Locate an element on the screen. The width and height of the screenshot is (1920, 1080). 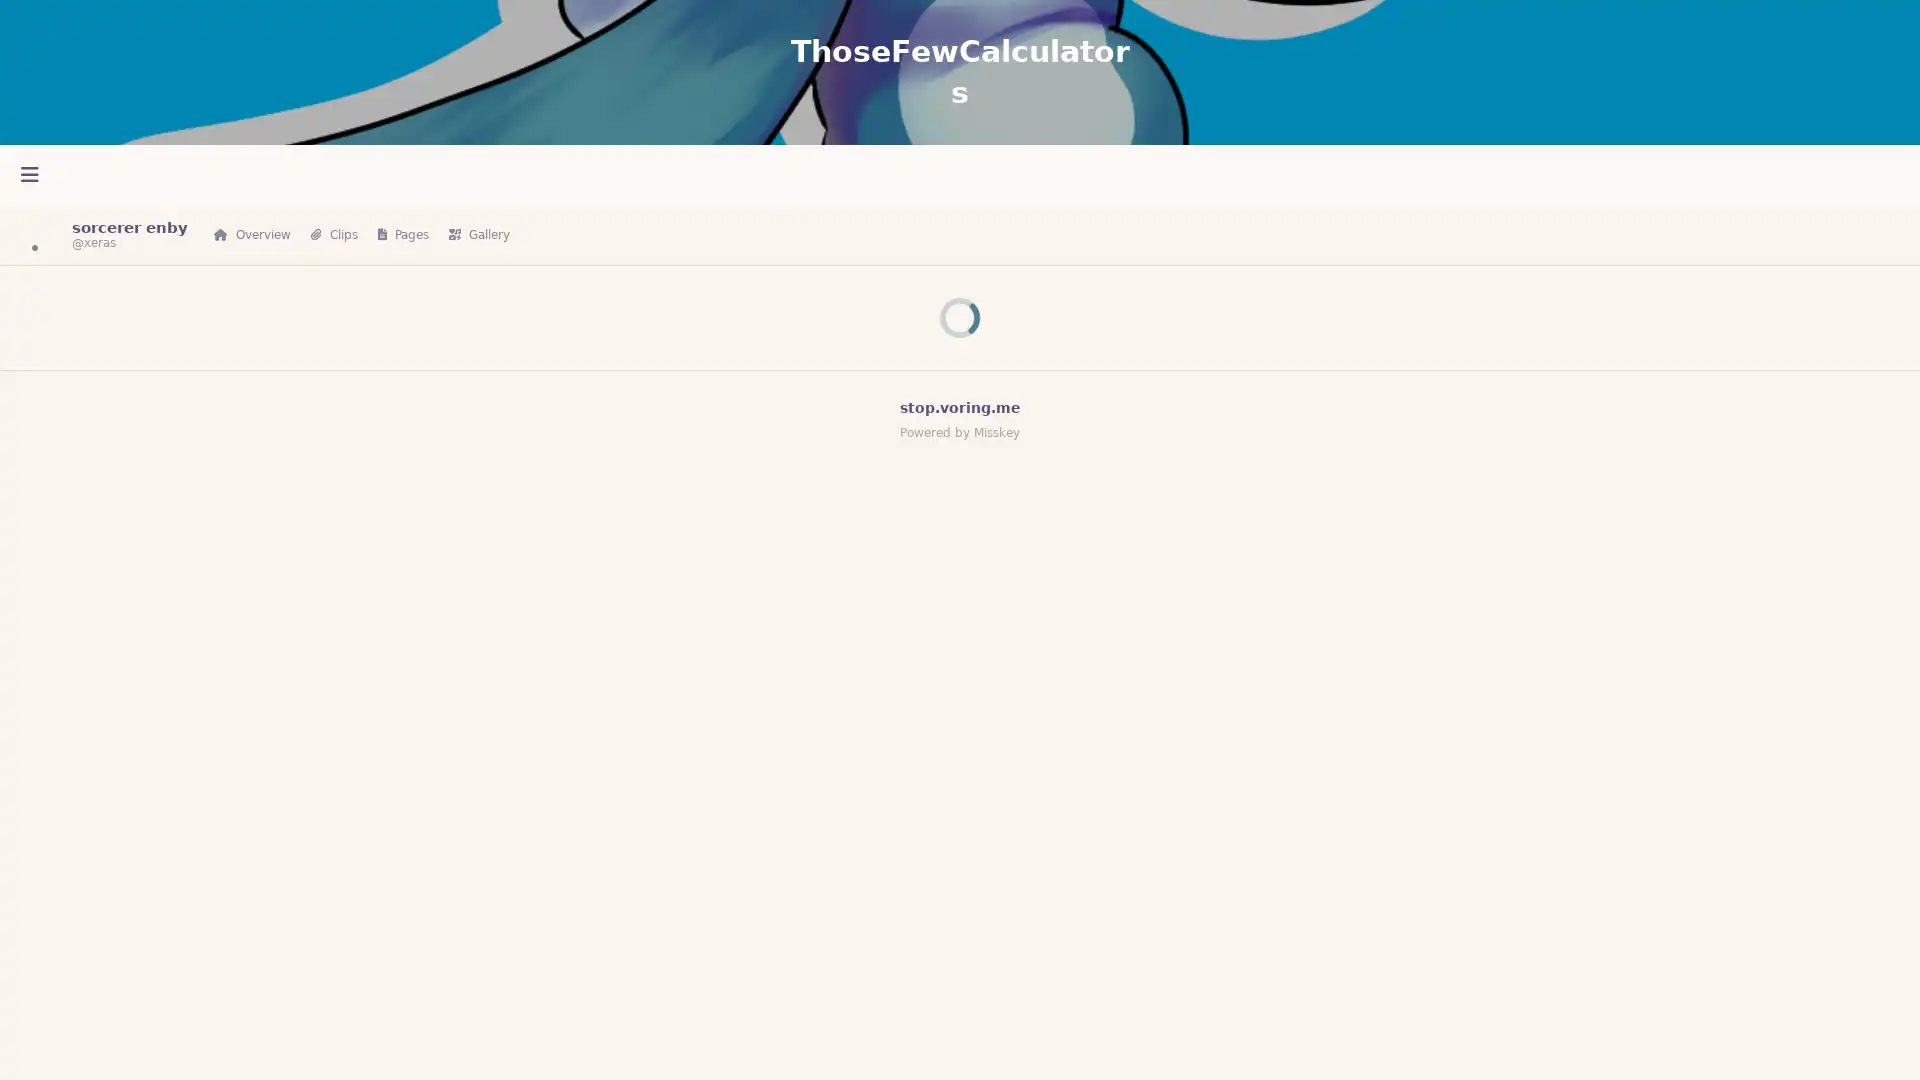
Clips is located at coordinates (334, 234).